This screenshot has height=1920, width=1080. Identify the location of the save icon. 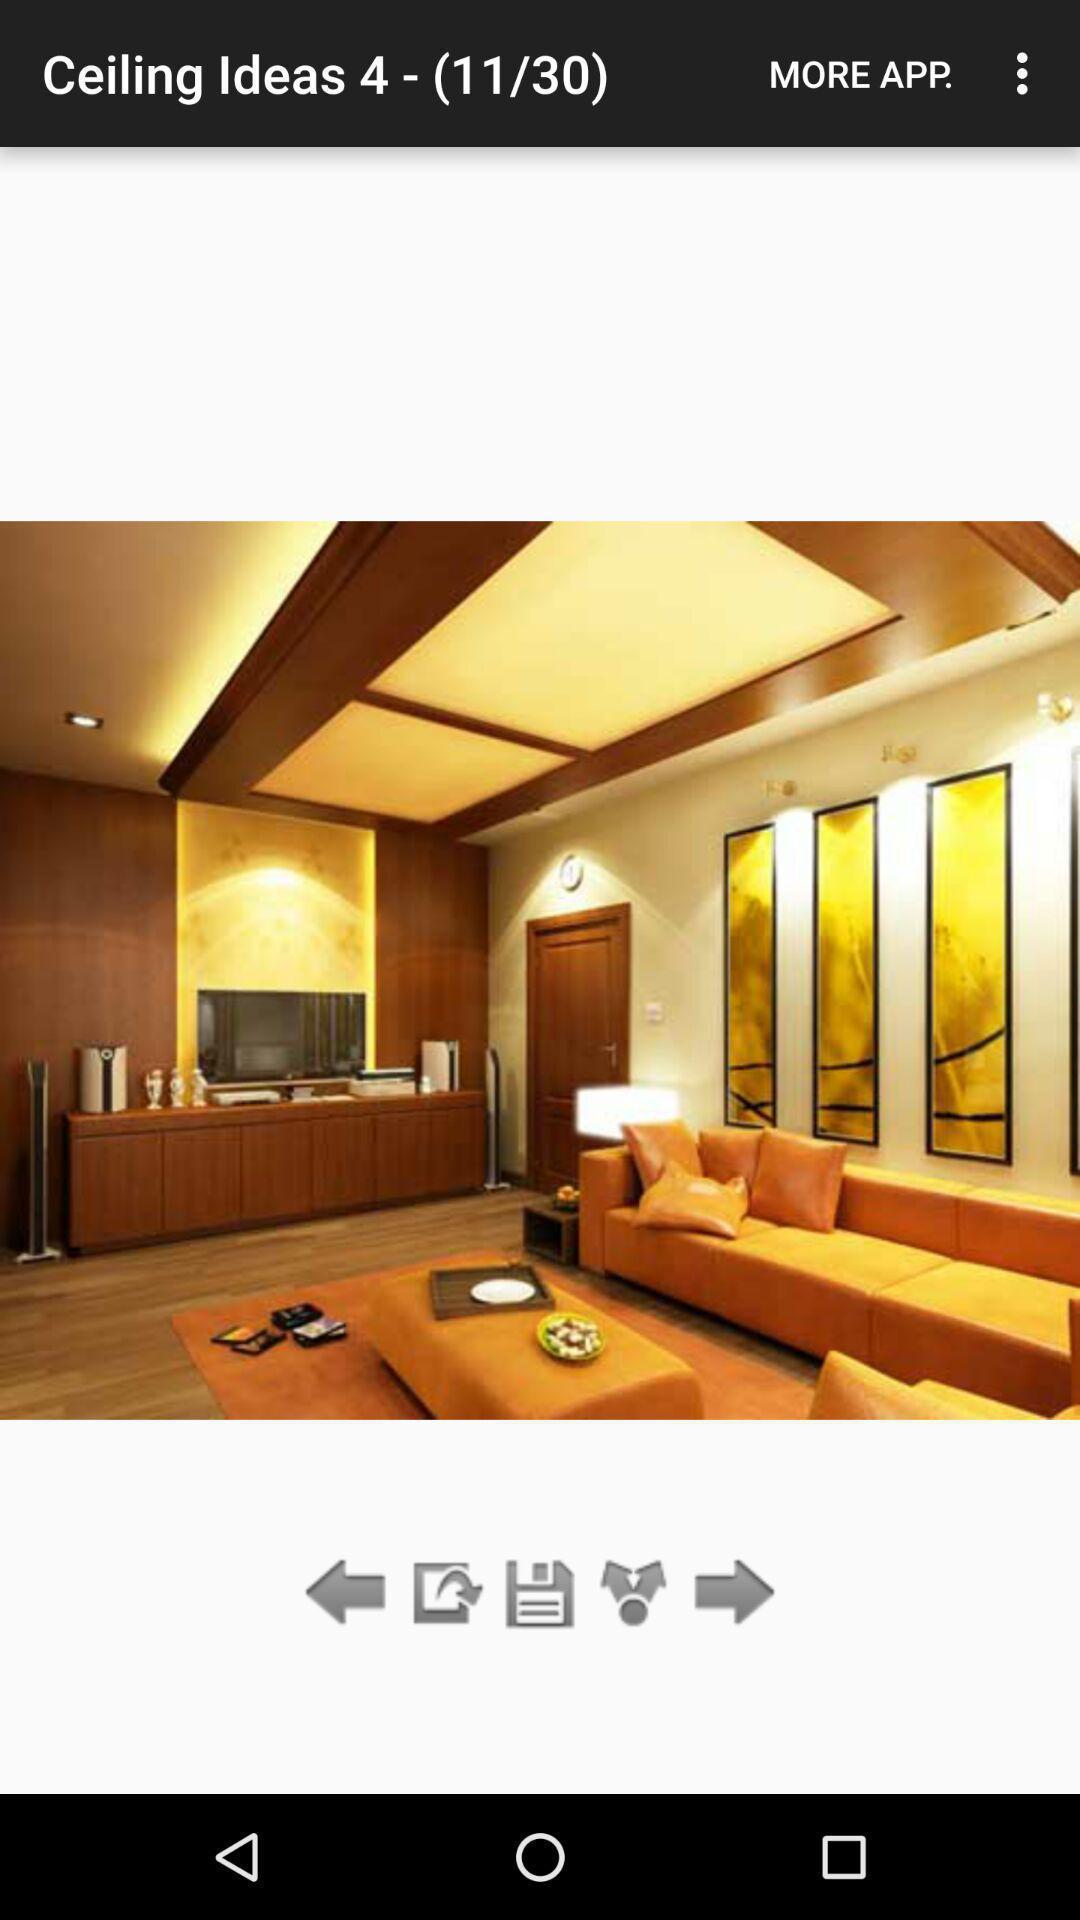
(540, 1593).